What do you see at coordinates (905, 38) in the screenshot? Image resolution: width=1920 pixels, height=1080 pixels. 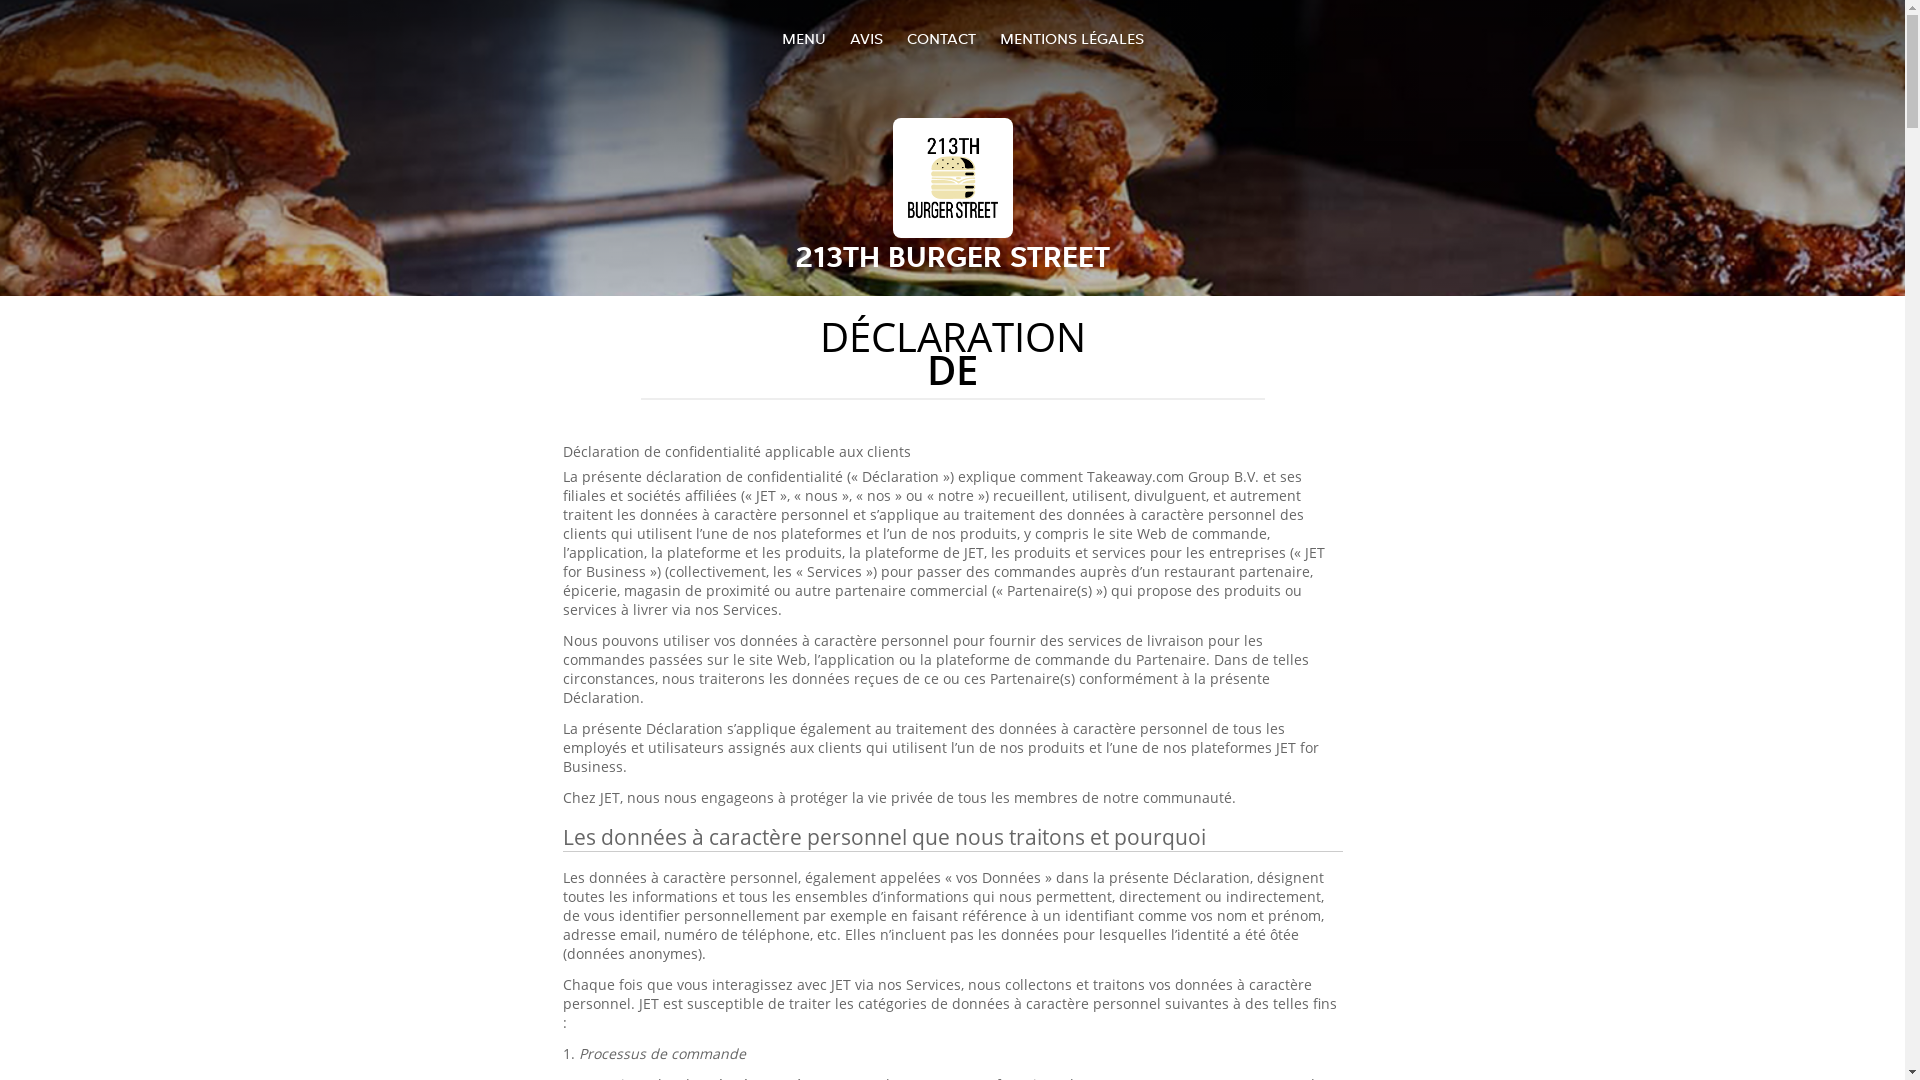 I see `'CONTACT'` at bounding box center [905, 38].